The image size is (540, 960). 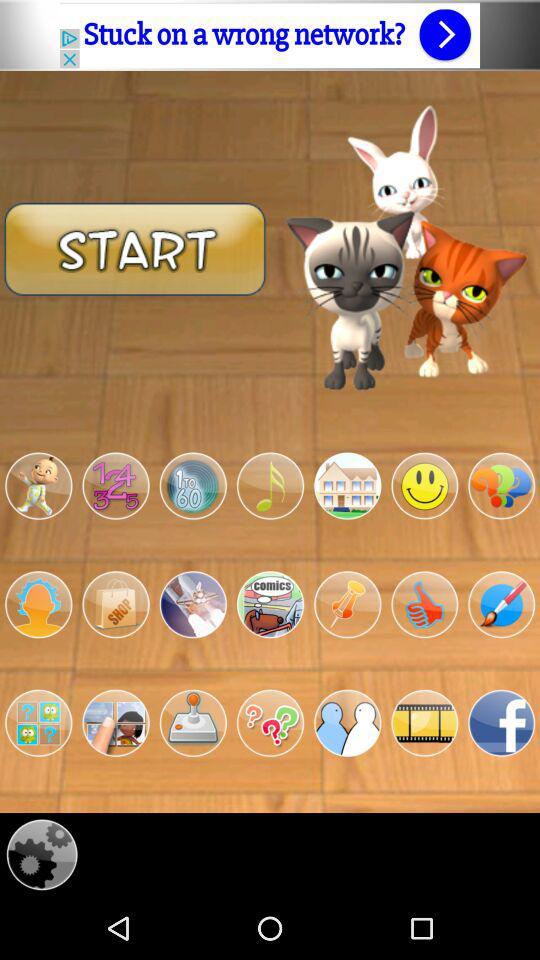 What do you see at coordinates (346, 485) in the screenshot?
I see `button to go to game within app` at bounding box center [346, 485].